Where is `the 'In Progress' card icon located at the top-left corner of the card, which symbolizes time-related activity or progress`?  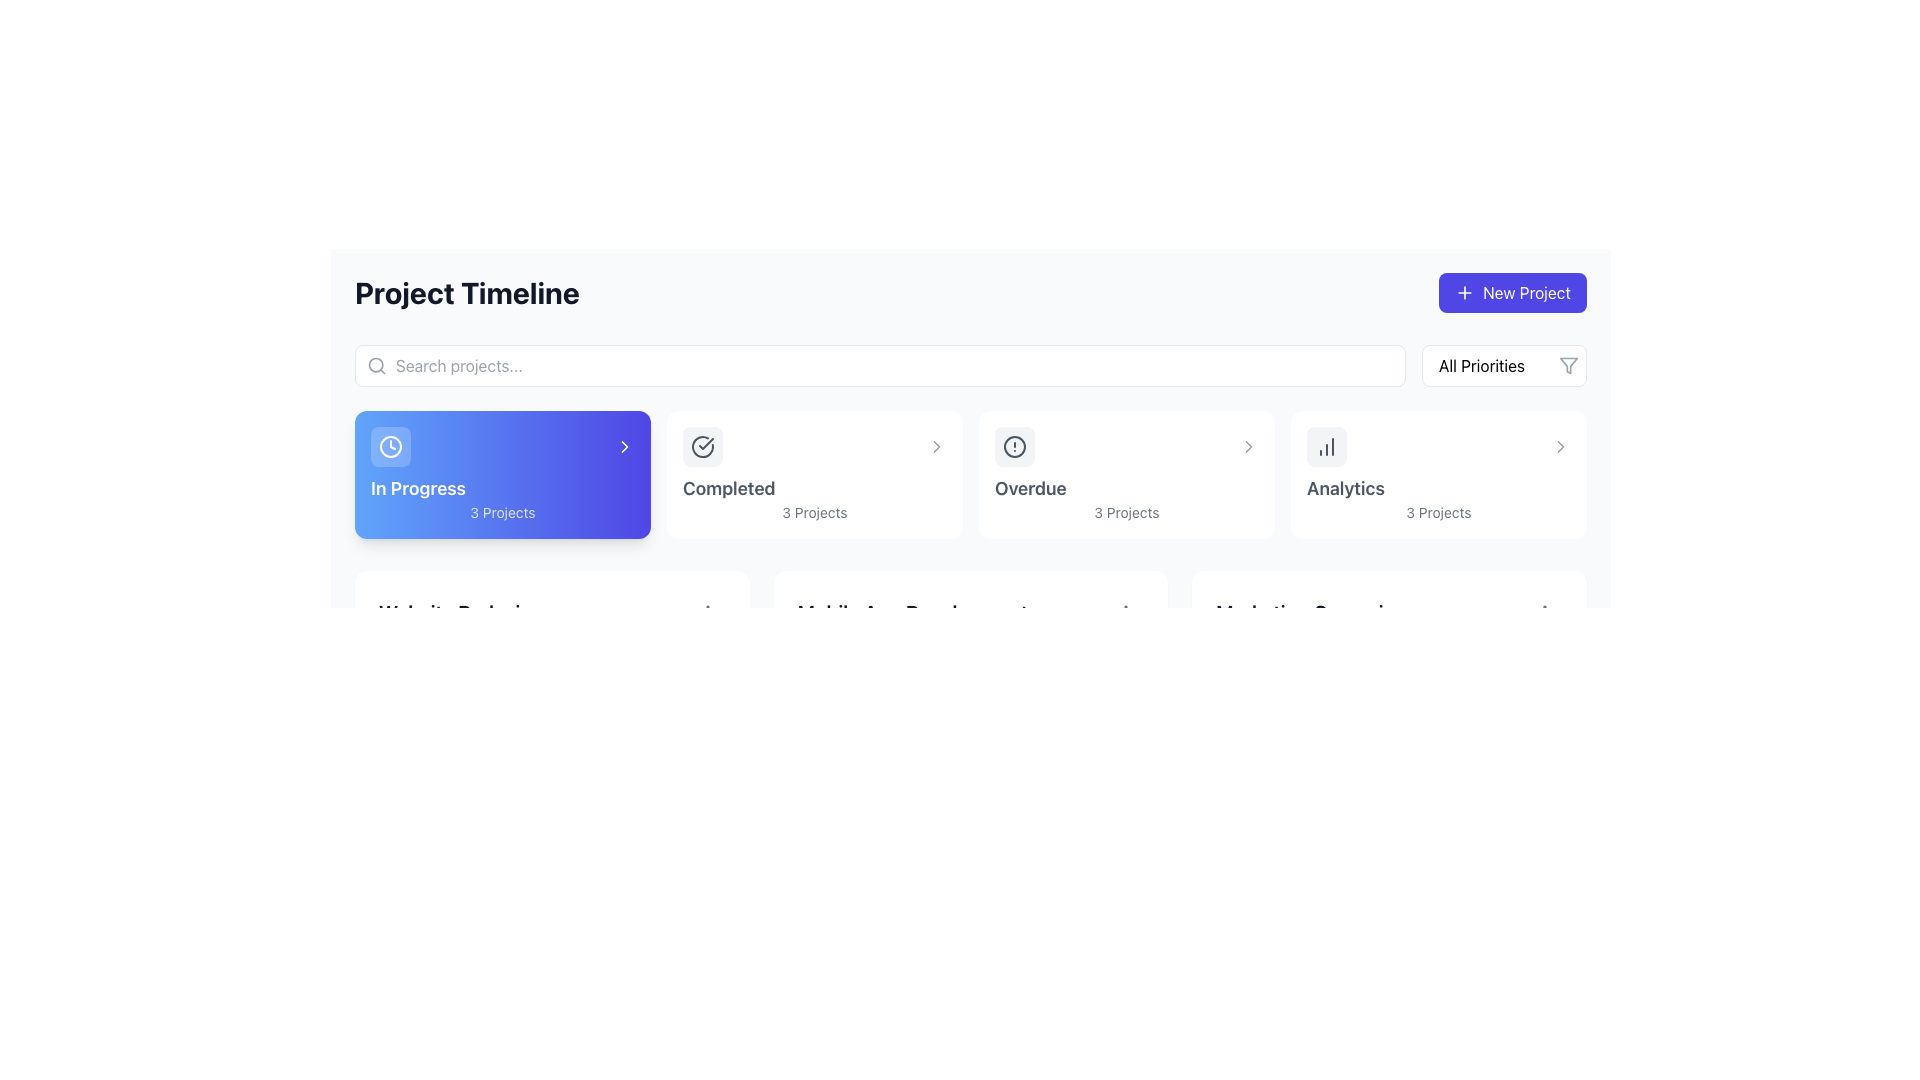
the 'In Progress' card icon located at the top-left corner of the card, which symbolizes time-related activity or progress is located at coordinates (390, 446).